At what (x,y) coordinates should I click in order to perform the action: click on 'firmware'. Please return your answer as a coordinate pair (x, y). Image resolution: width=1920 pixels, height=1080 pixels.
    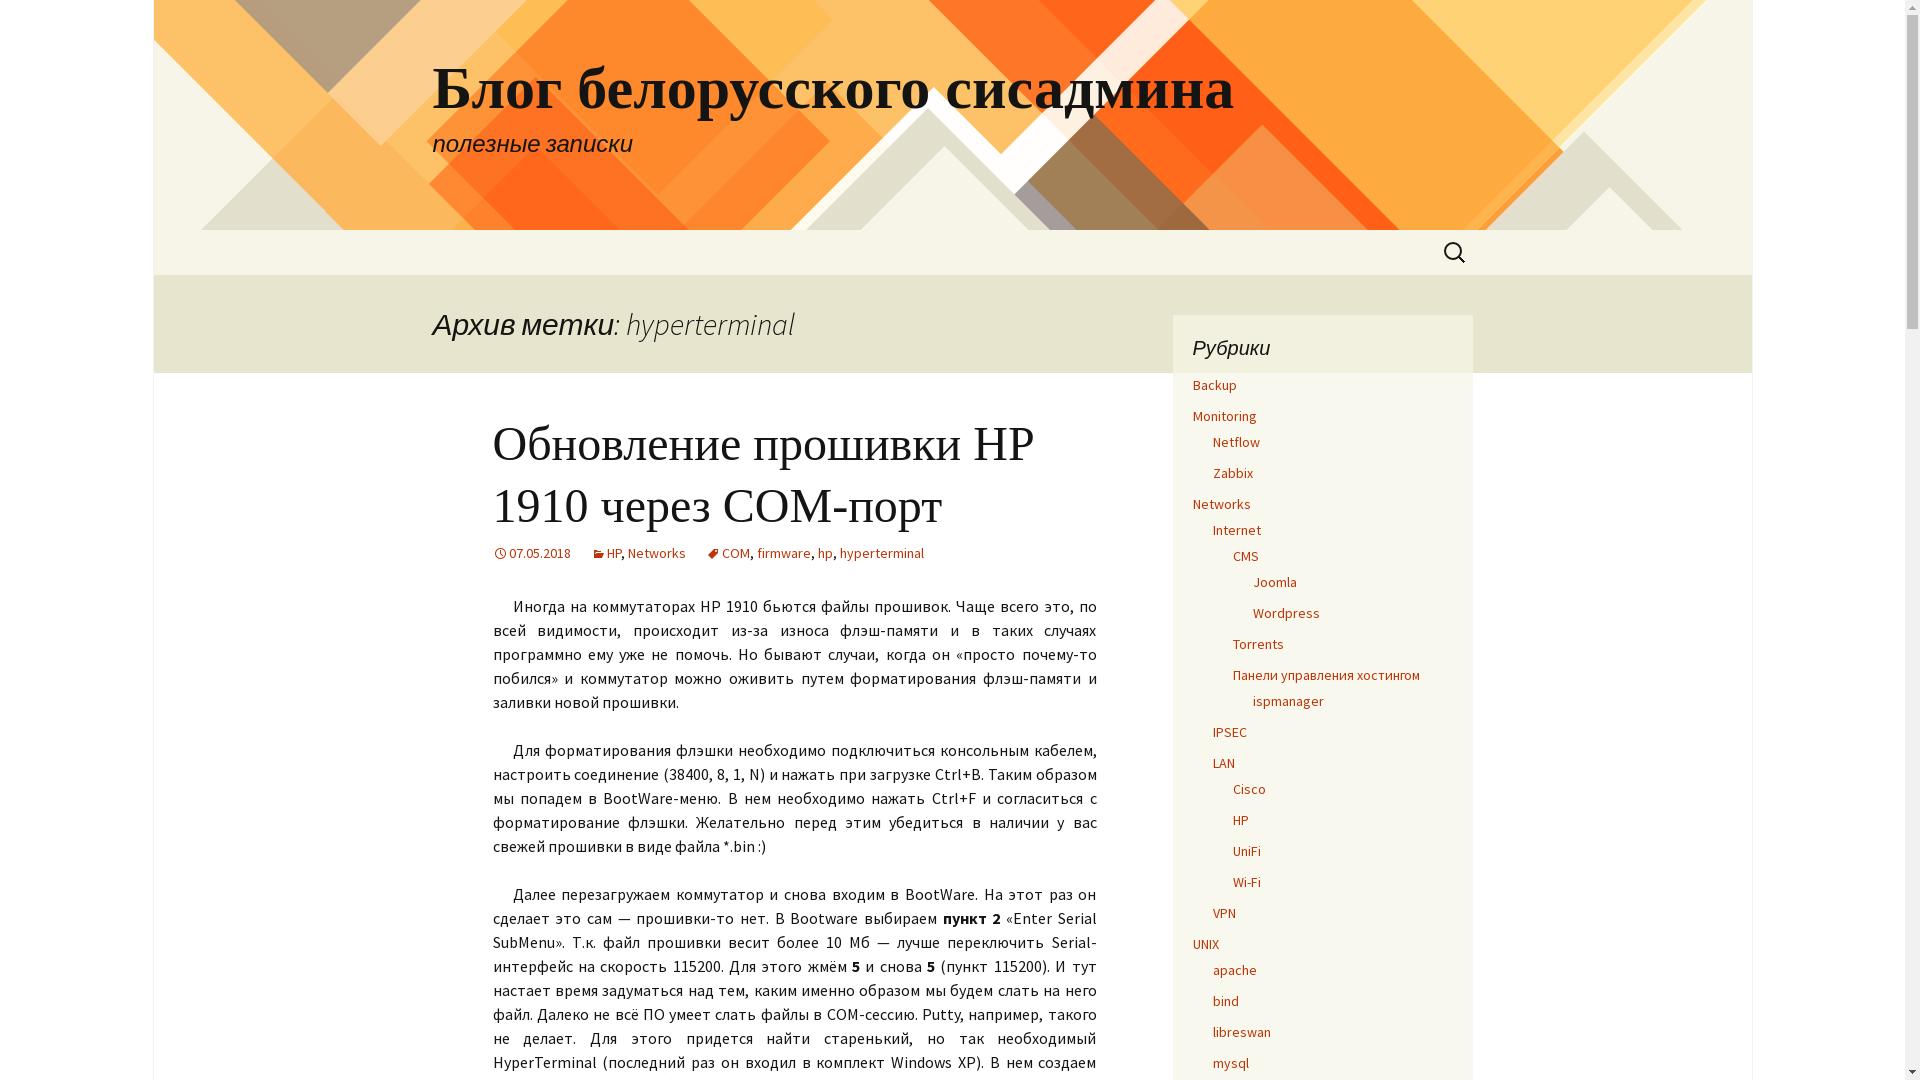
    Looking at the image, I should click on (754, 552).